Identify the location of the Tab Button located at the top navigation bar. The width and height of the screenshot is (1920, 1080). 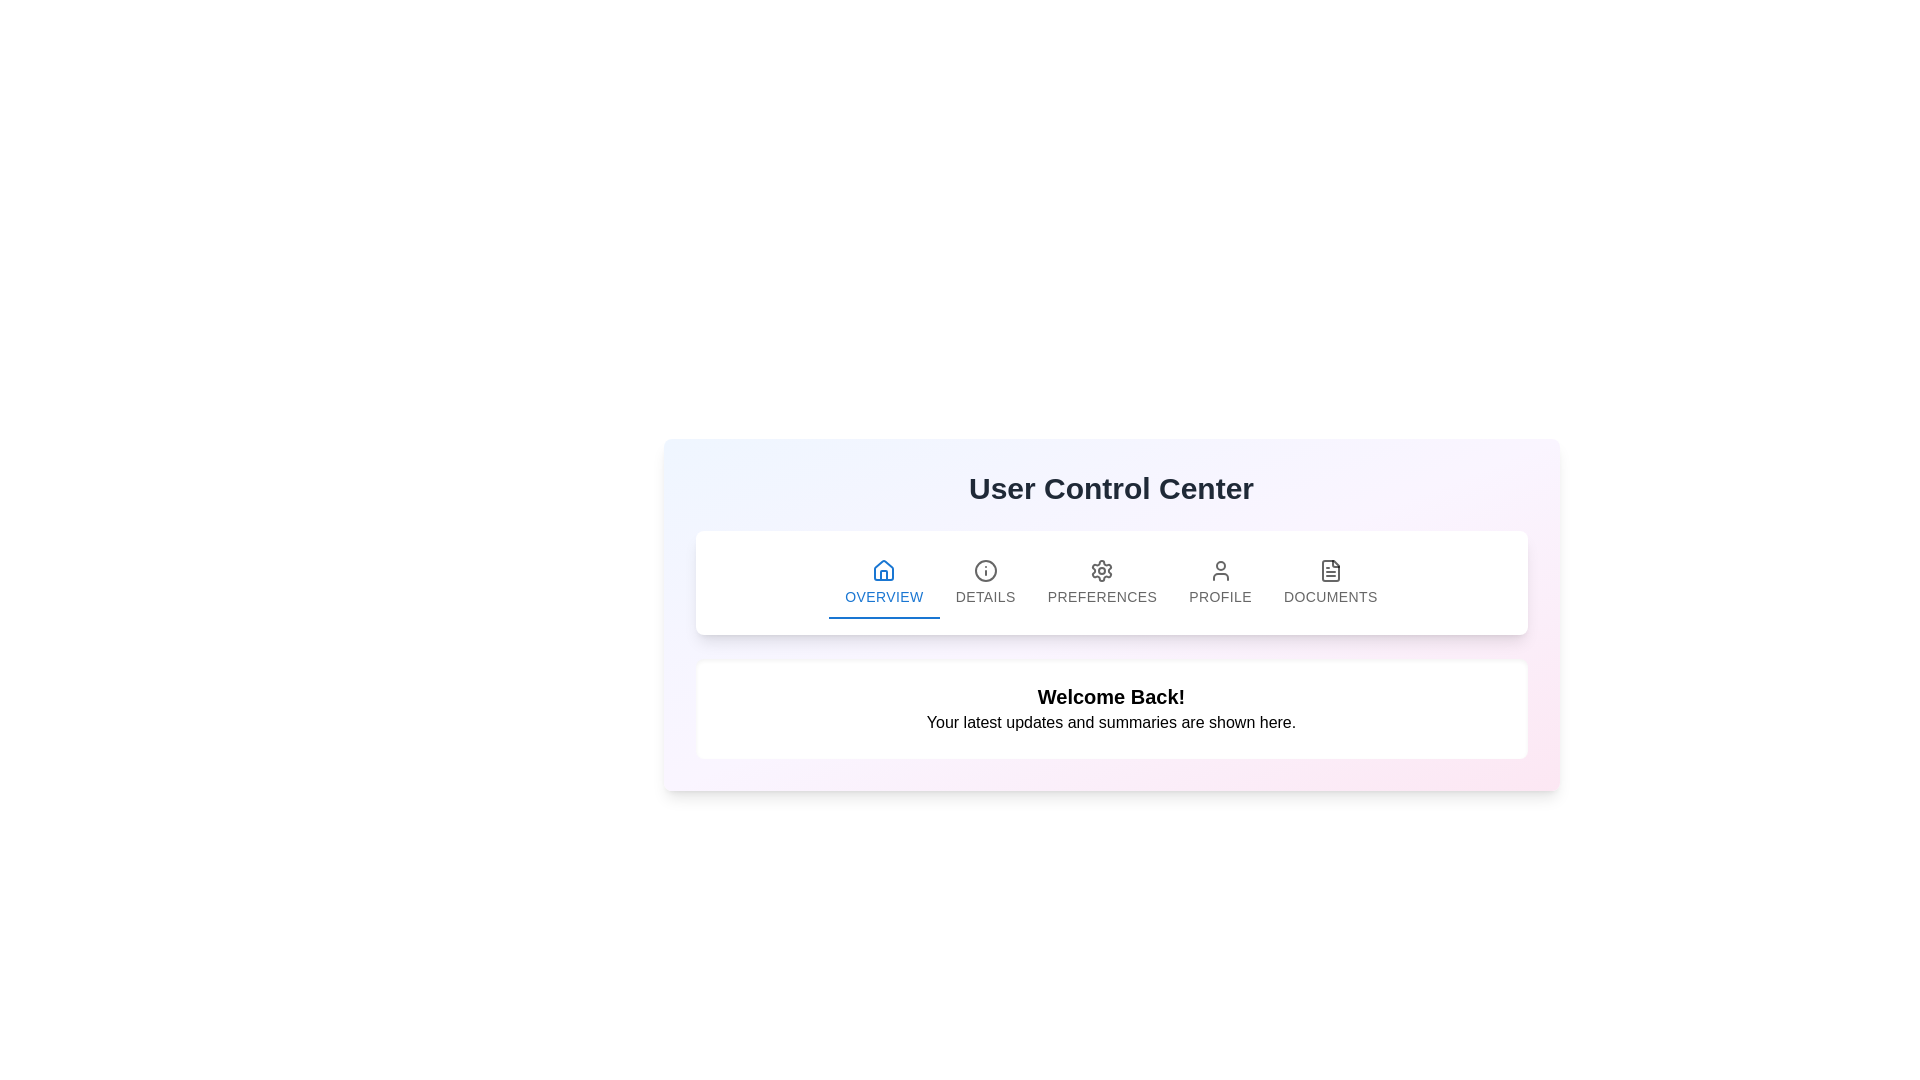
(883, 582).